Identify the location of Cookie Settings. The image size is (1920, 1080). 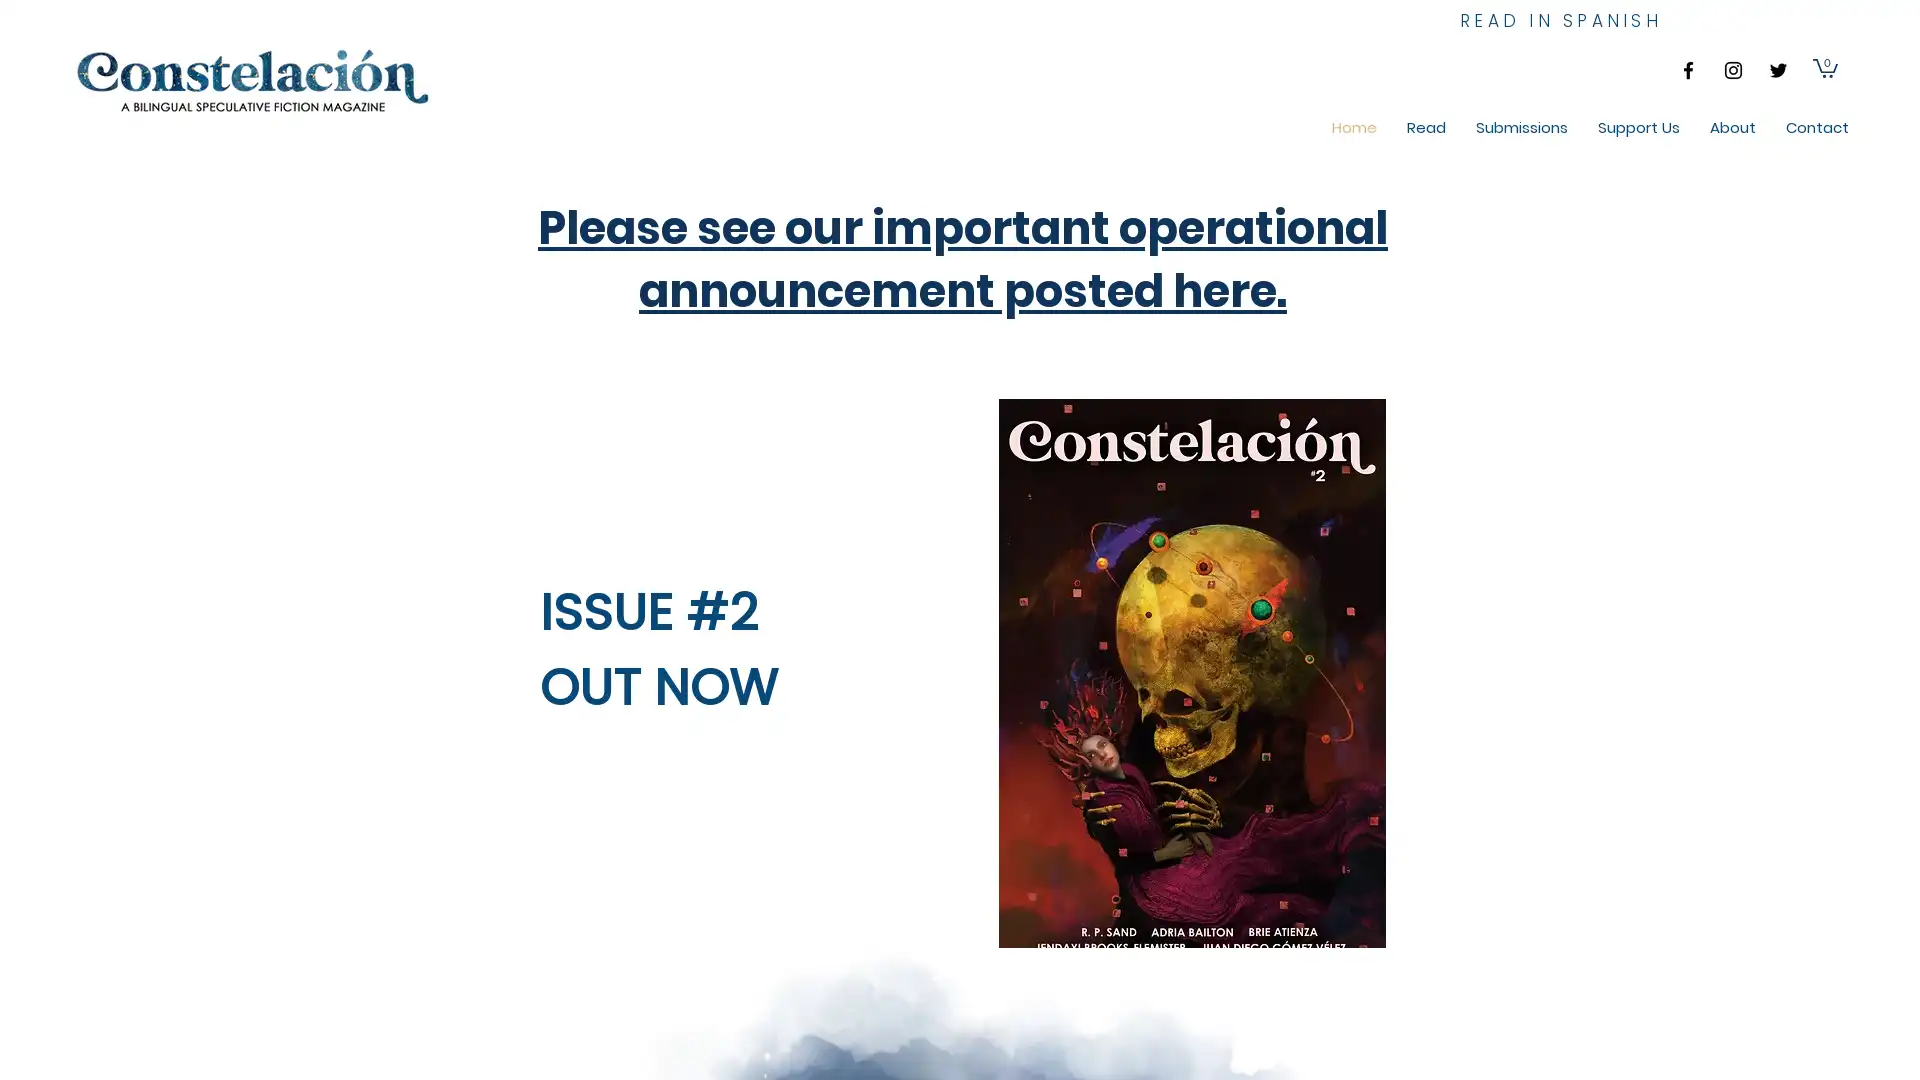
(1703, 1044).